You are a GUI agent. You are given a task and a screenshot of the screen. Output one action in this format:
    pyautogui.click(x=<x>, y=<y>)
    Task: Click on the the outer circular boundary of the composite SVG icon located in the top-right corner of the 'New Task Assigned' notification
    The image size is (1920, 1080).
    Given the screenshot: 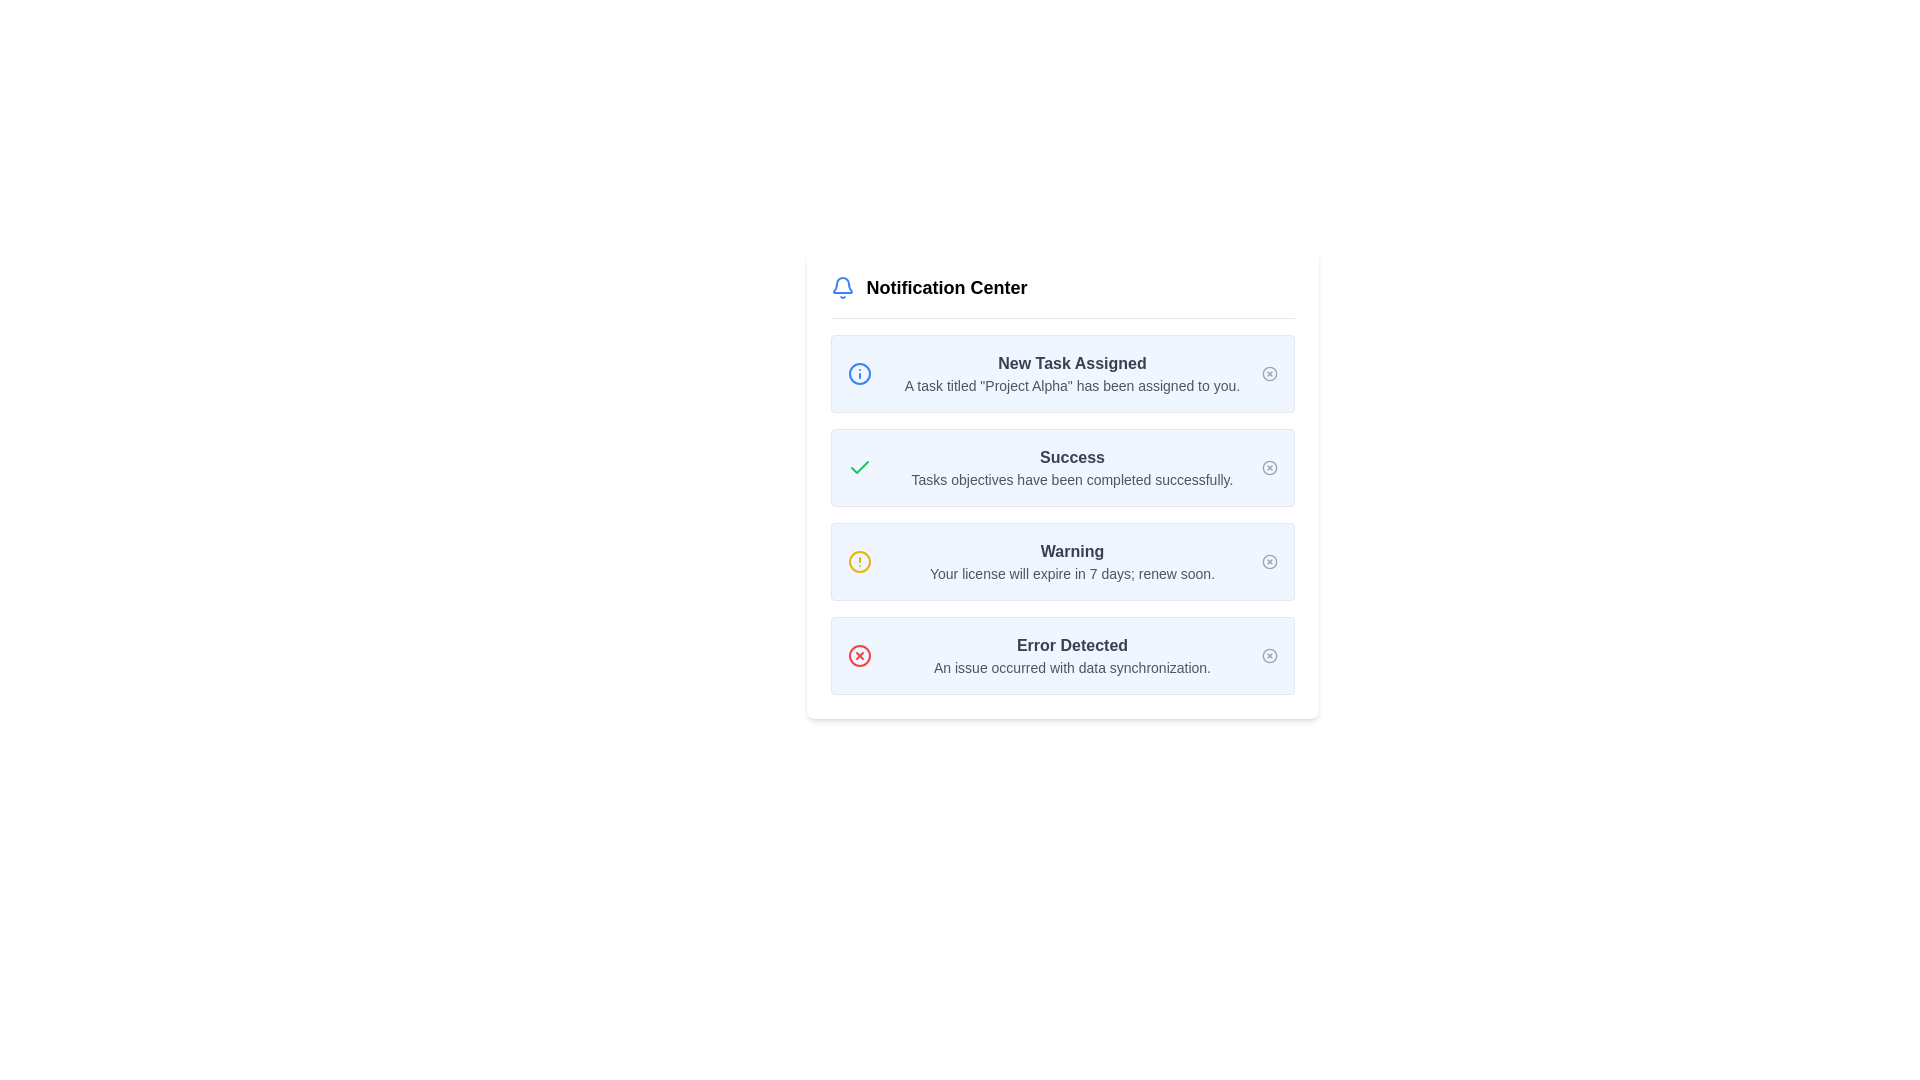 What is the action you would take?
    pyautogui.click(x=1268, y=374)
    